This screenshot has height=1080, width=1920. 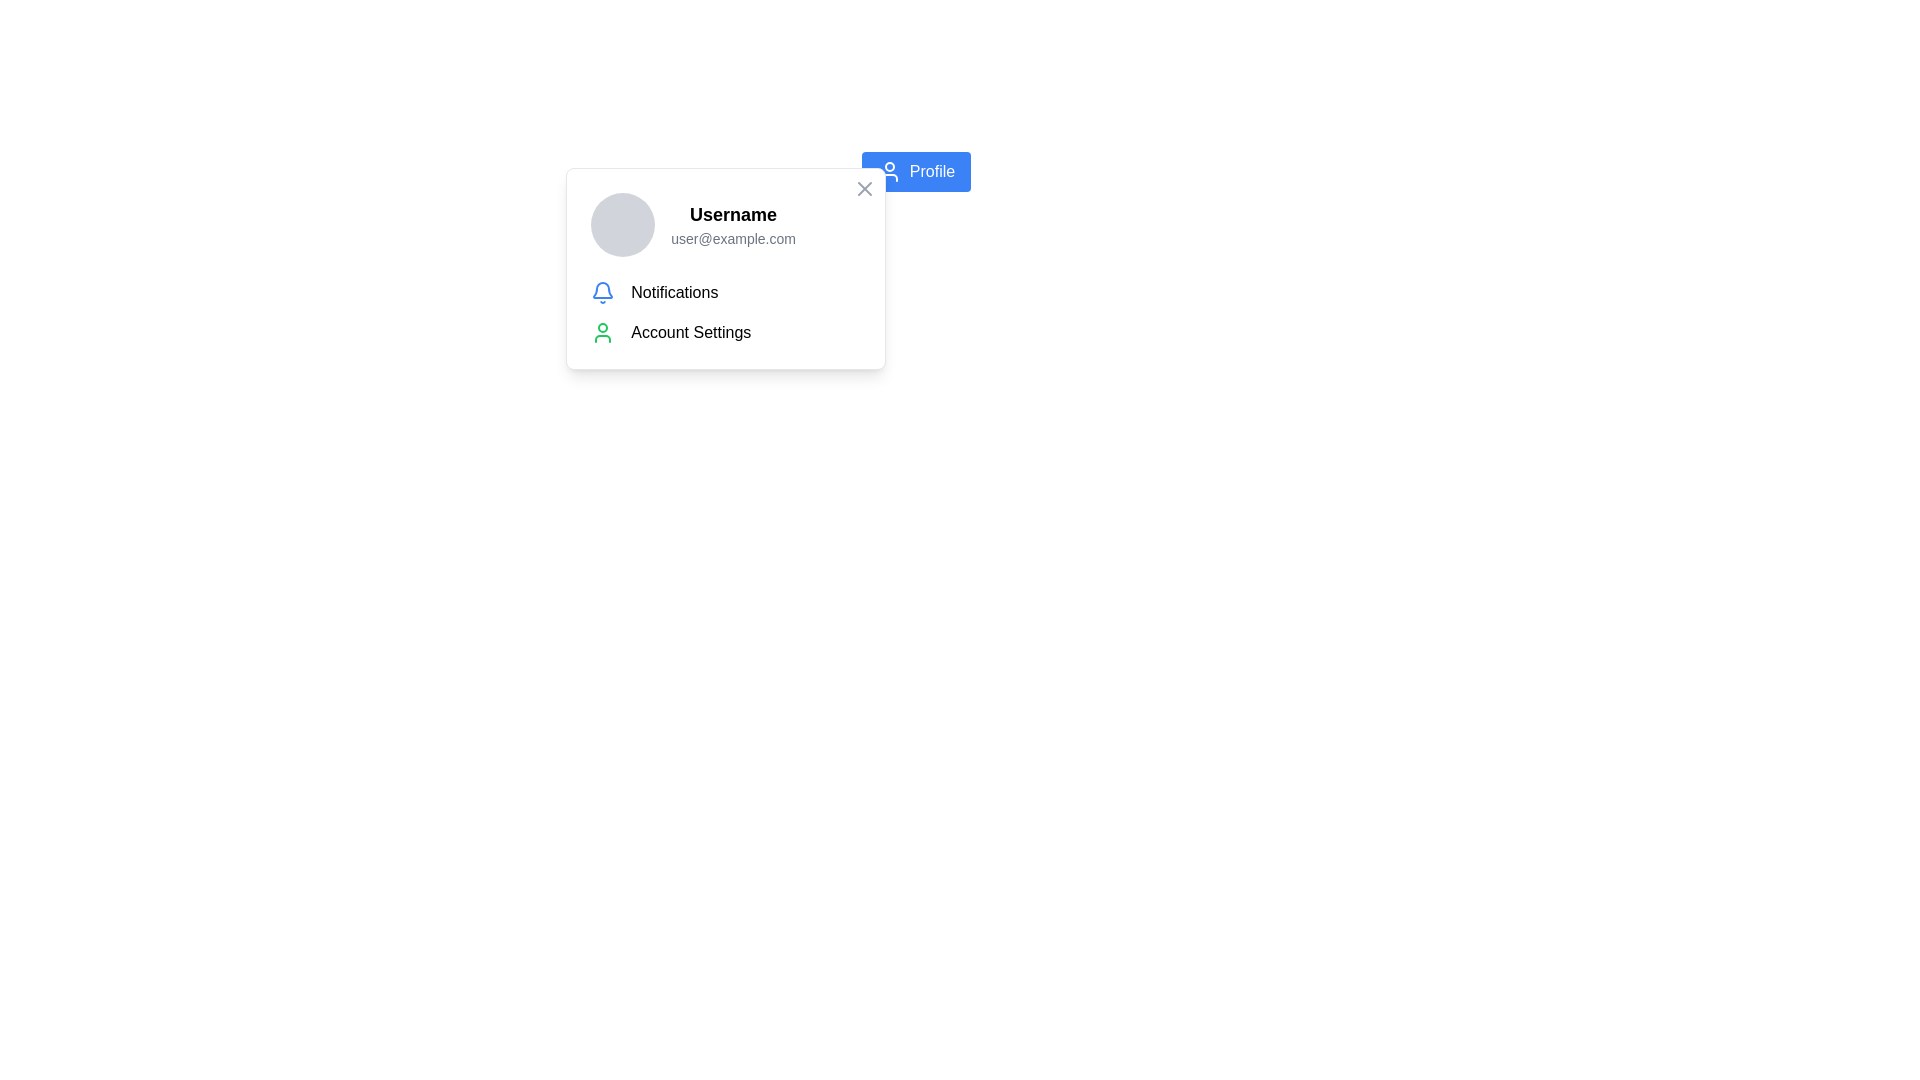 What do you see at coordinates (725, 268) in the screenshot?
I see `the dropdown menu located below and slightly to the left of the 'Profile' button` at bounding box center [725, 268].